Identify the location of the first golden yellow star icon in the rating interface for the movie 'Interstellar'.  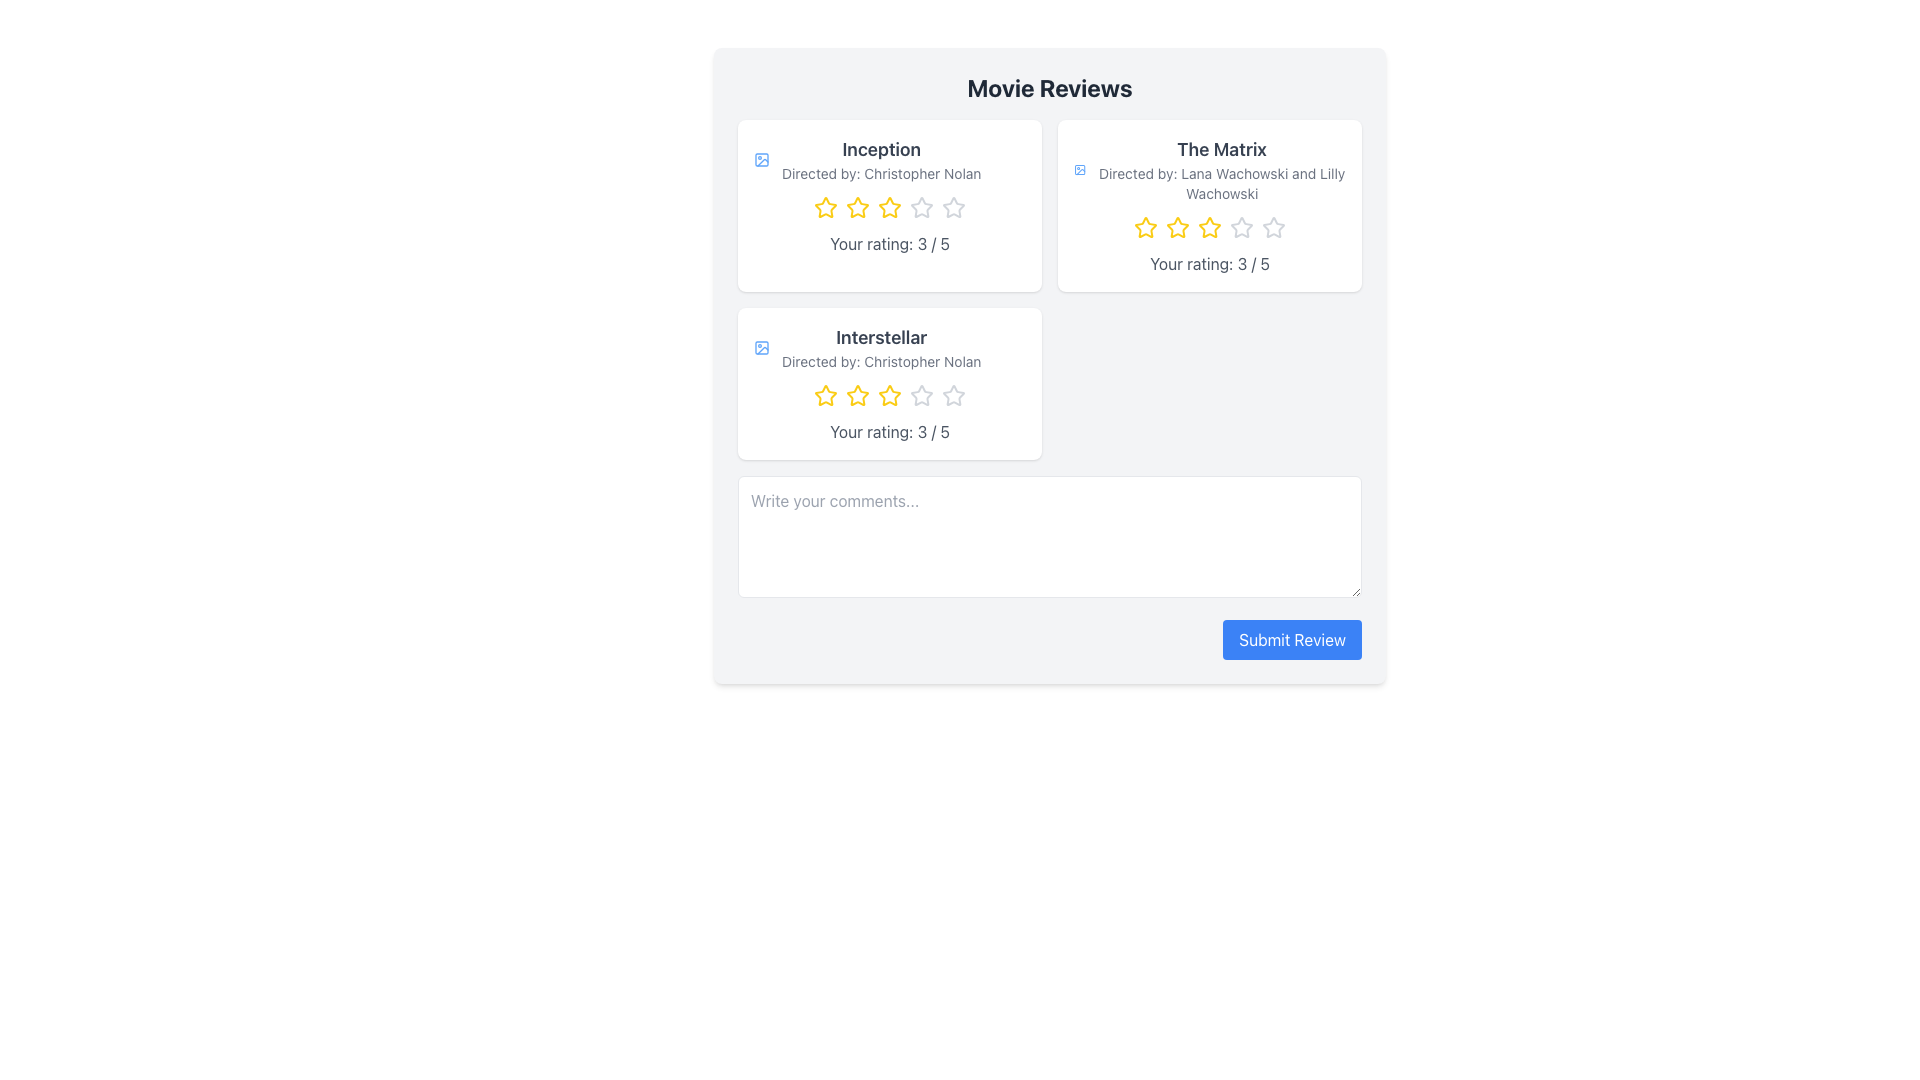
(825, 395).